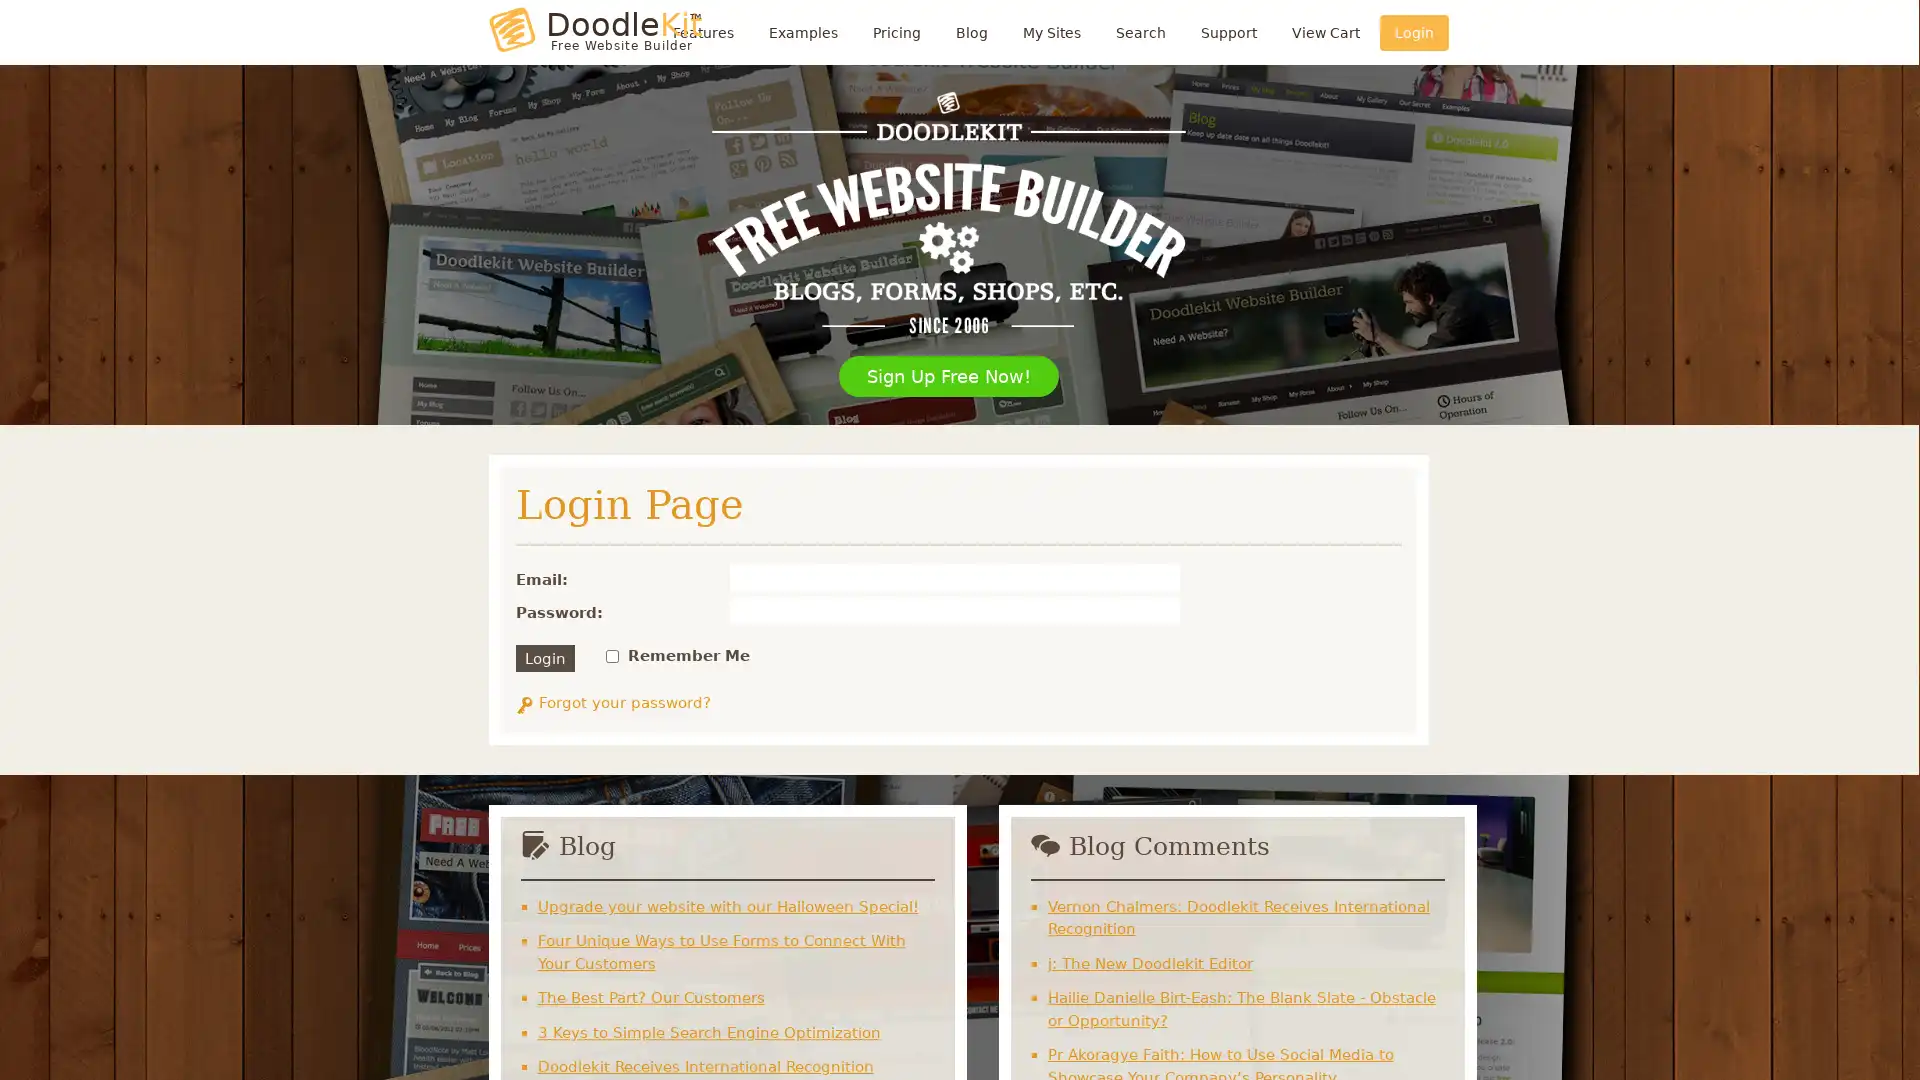  Describe the element at coordinates (545, 658) in the screenshot. I see `Login` at that location.